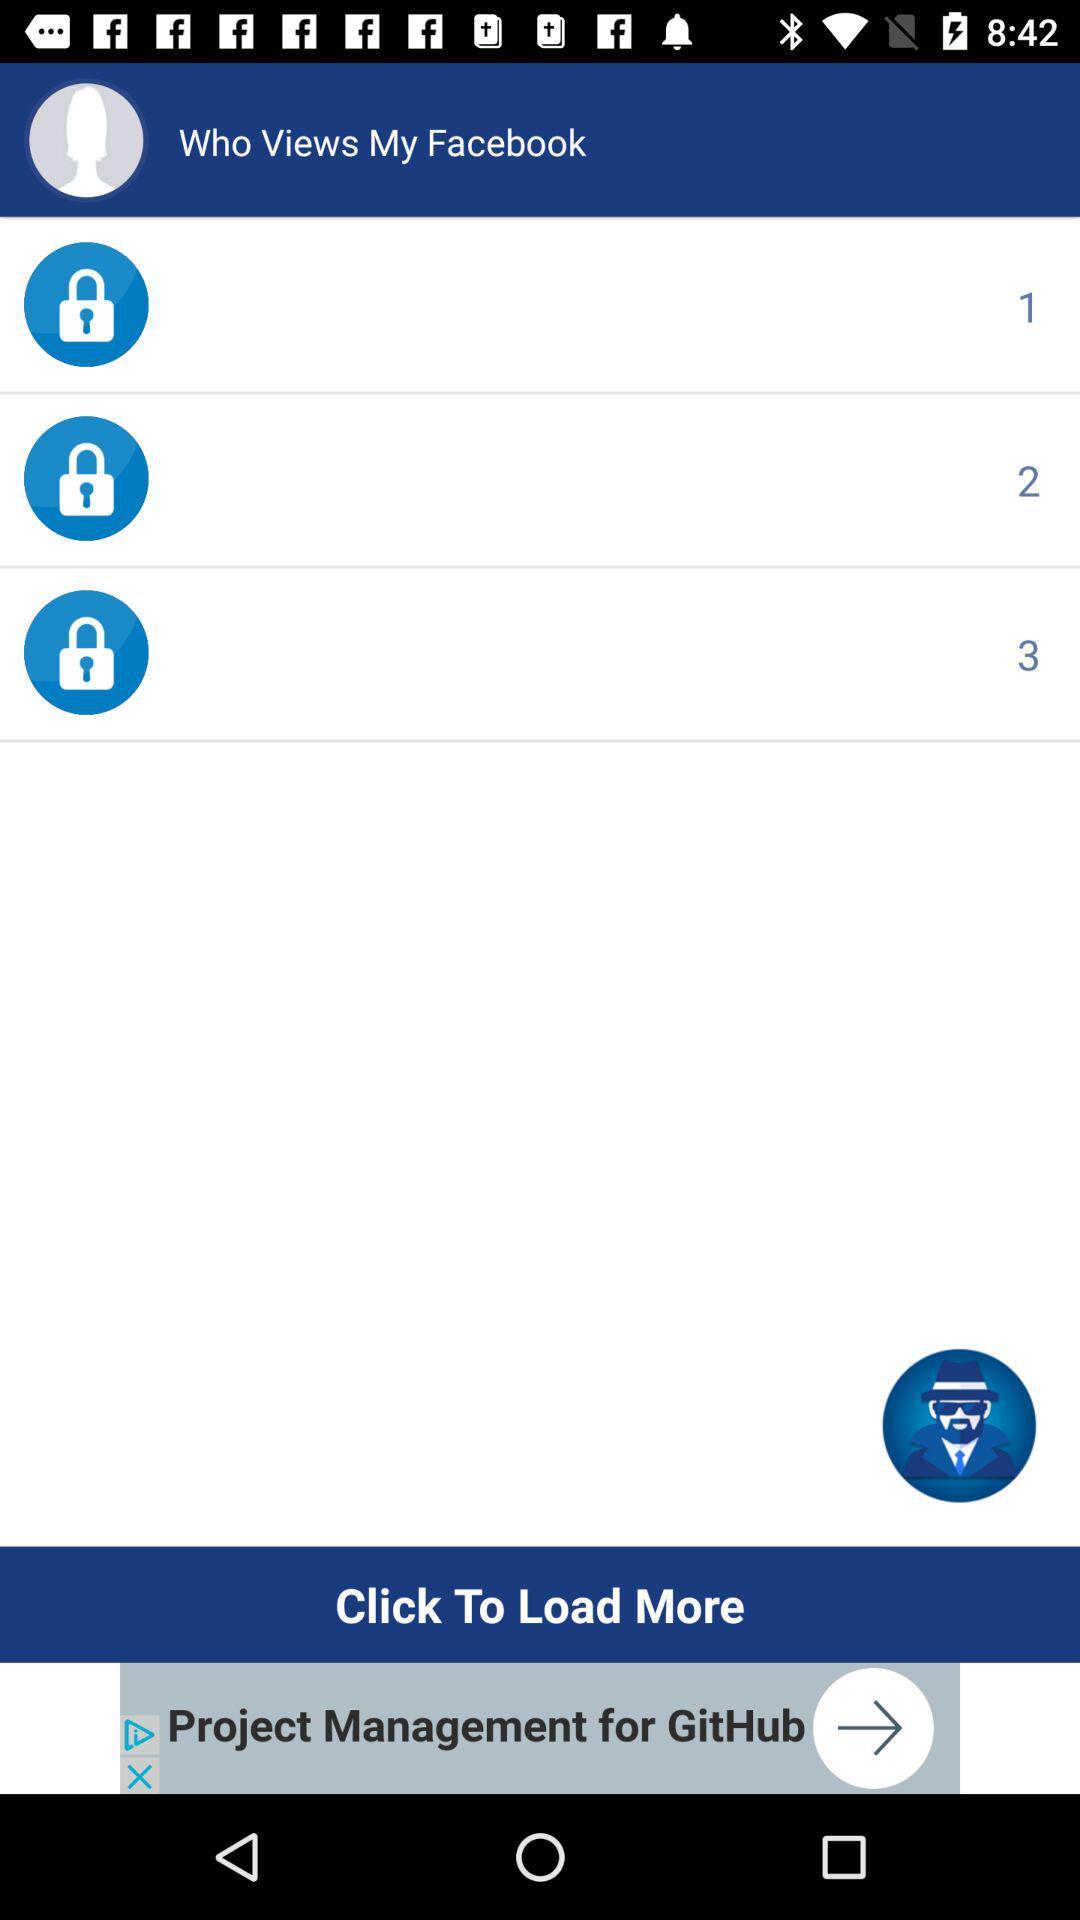  Describe the element at coordinates (38, 107) in the screenshot. I see `the avatar icon` at that location.